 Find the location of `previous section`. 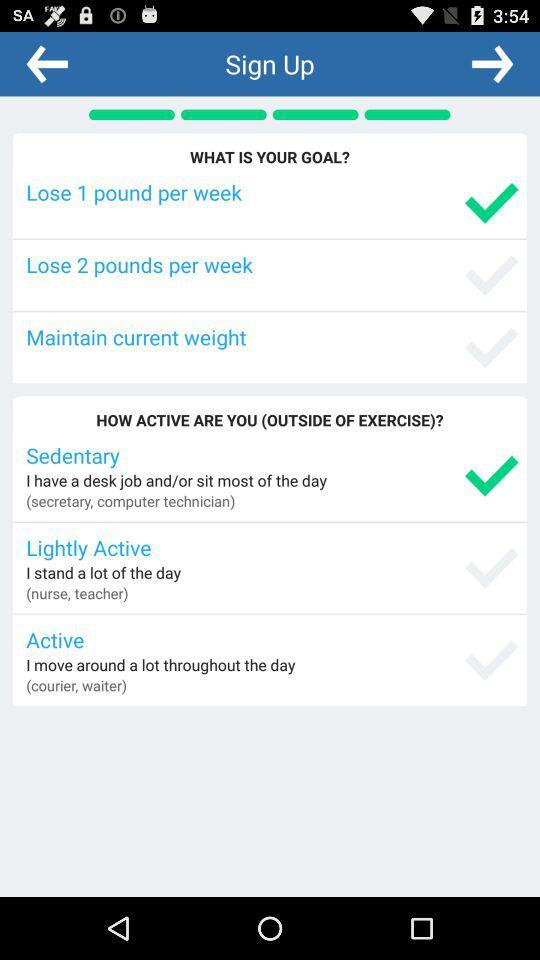

previous section is located at coordinates (47, 63).